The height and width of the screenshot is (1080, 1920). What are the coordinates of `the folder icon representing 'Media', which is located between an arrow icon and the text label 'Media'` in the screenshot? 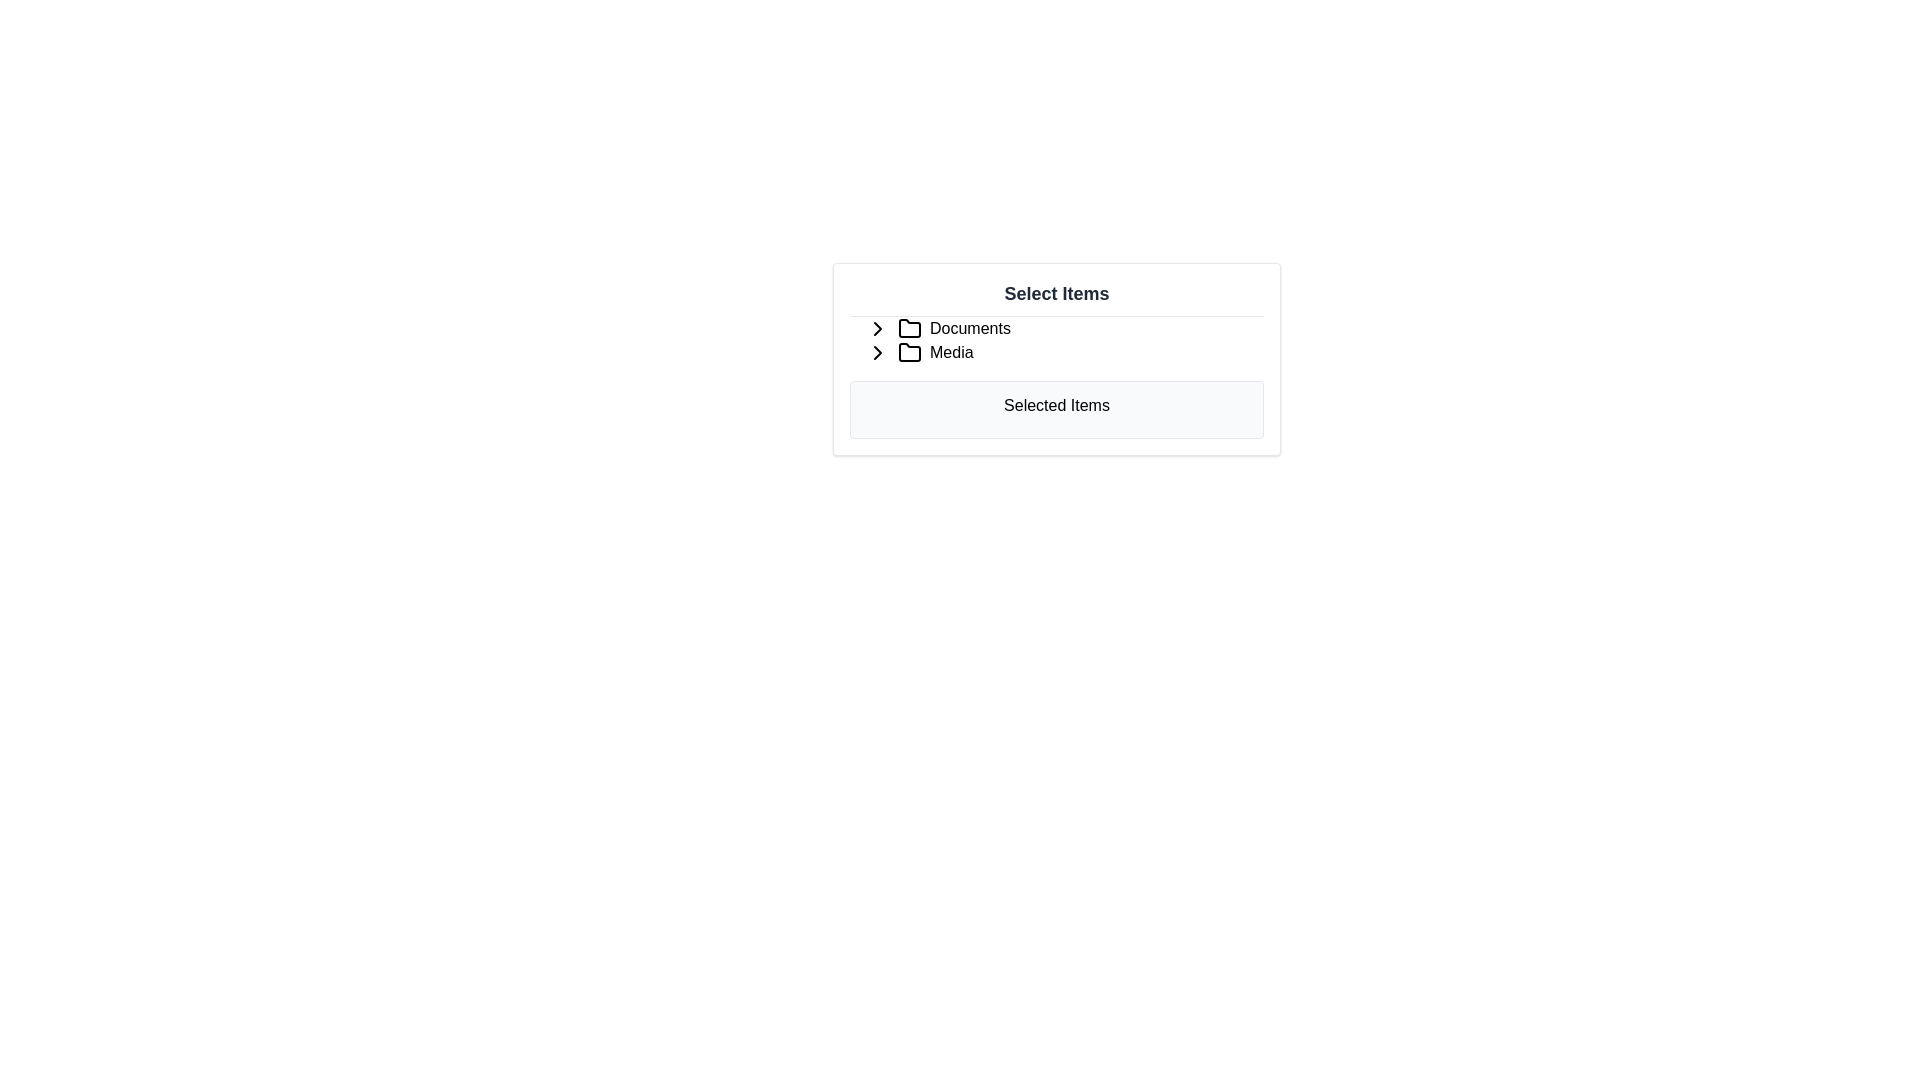 It's located at (909, 352).